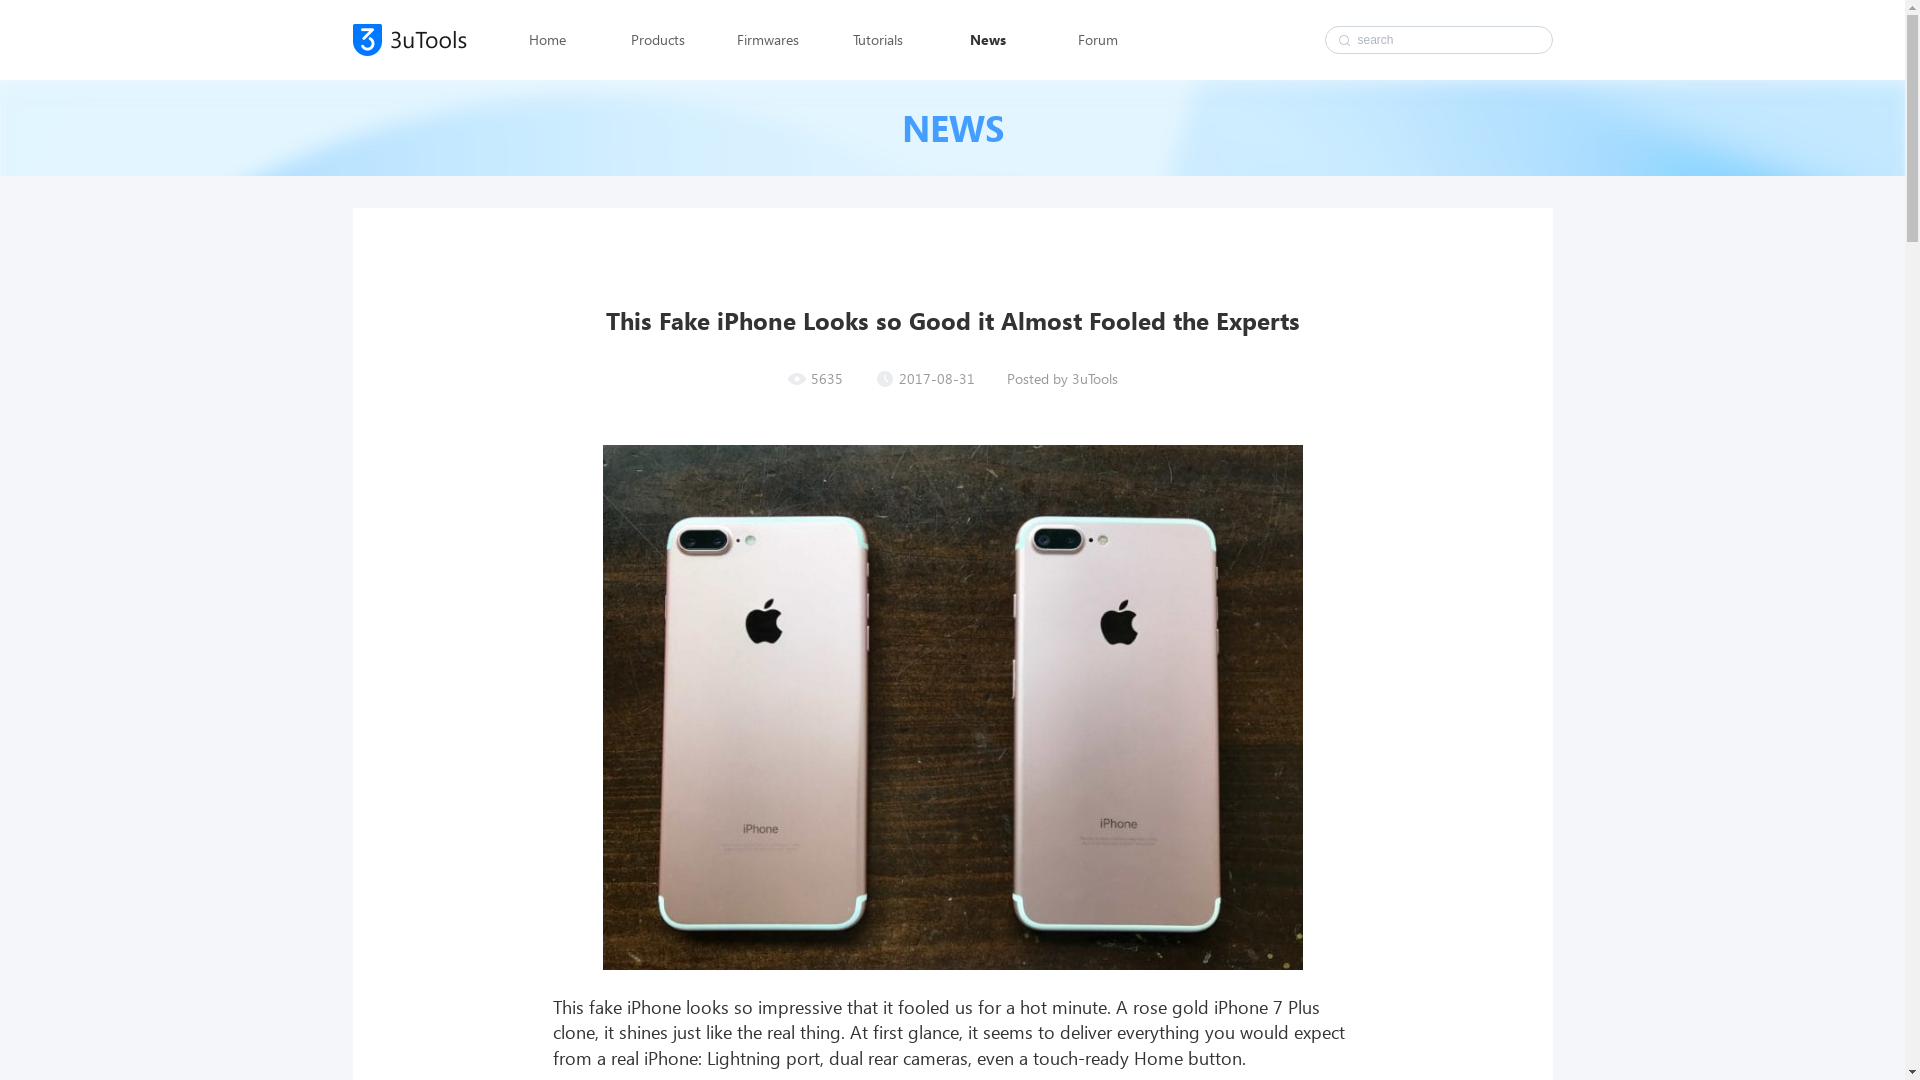  Describe the element at coordinates (730, 39) in the screenshot. I see `'Firmwares'` at that location.